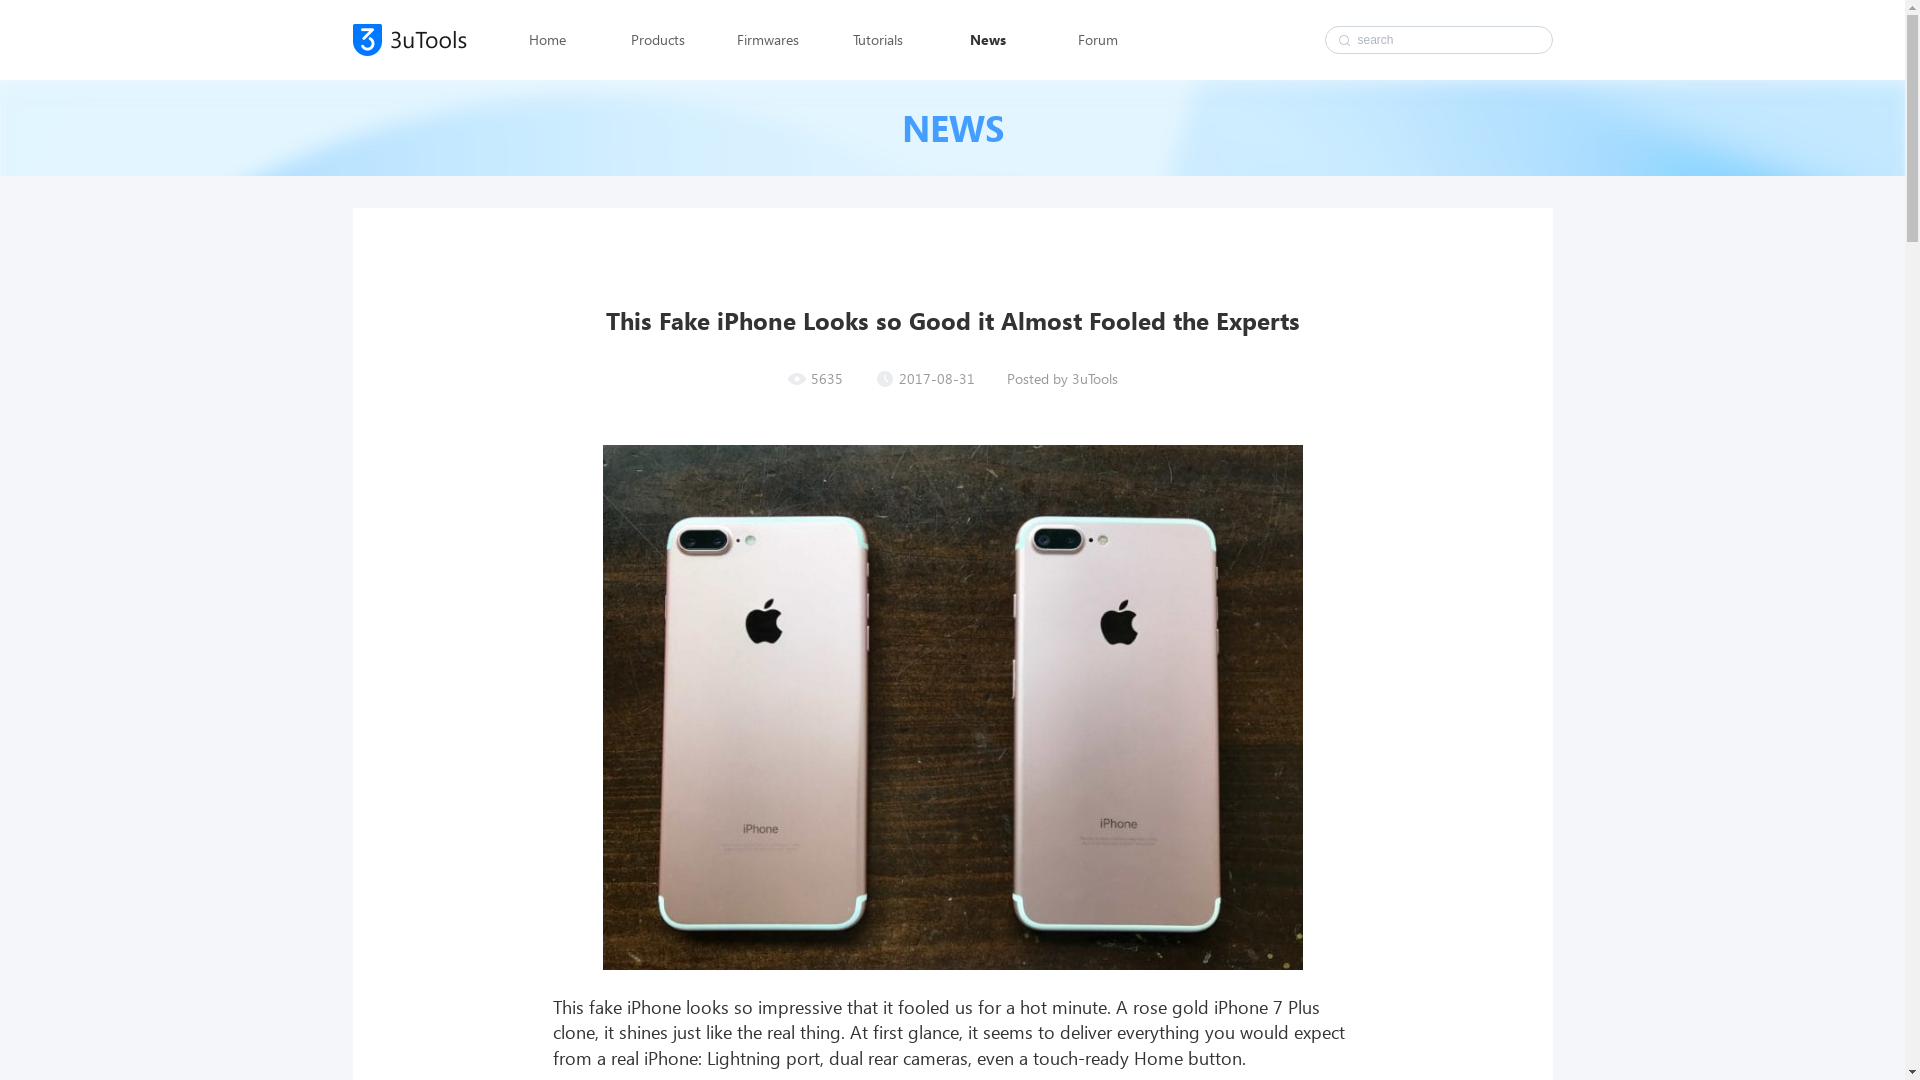  Describe the element at coordinates (730, 39) in the screenshot. I see `'Firmwares'` at that location.